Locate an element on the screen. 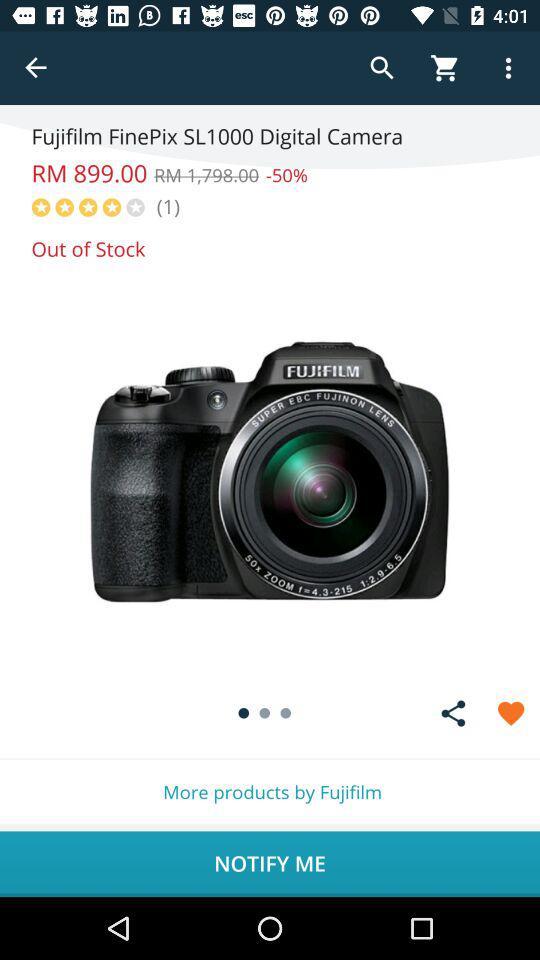  zoom image is located at coordinates (270, 472).